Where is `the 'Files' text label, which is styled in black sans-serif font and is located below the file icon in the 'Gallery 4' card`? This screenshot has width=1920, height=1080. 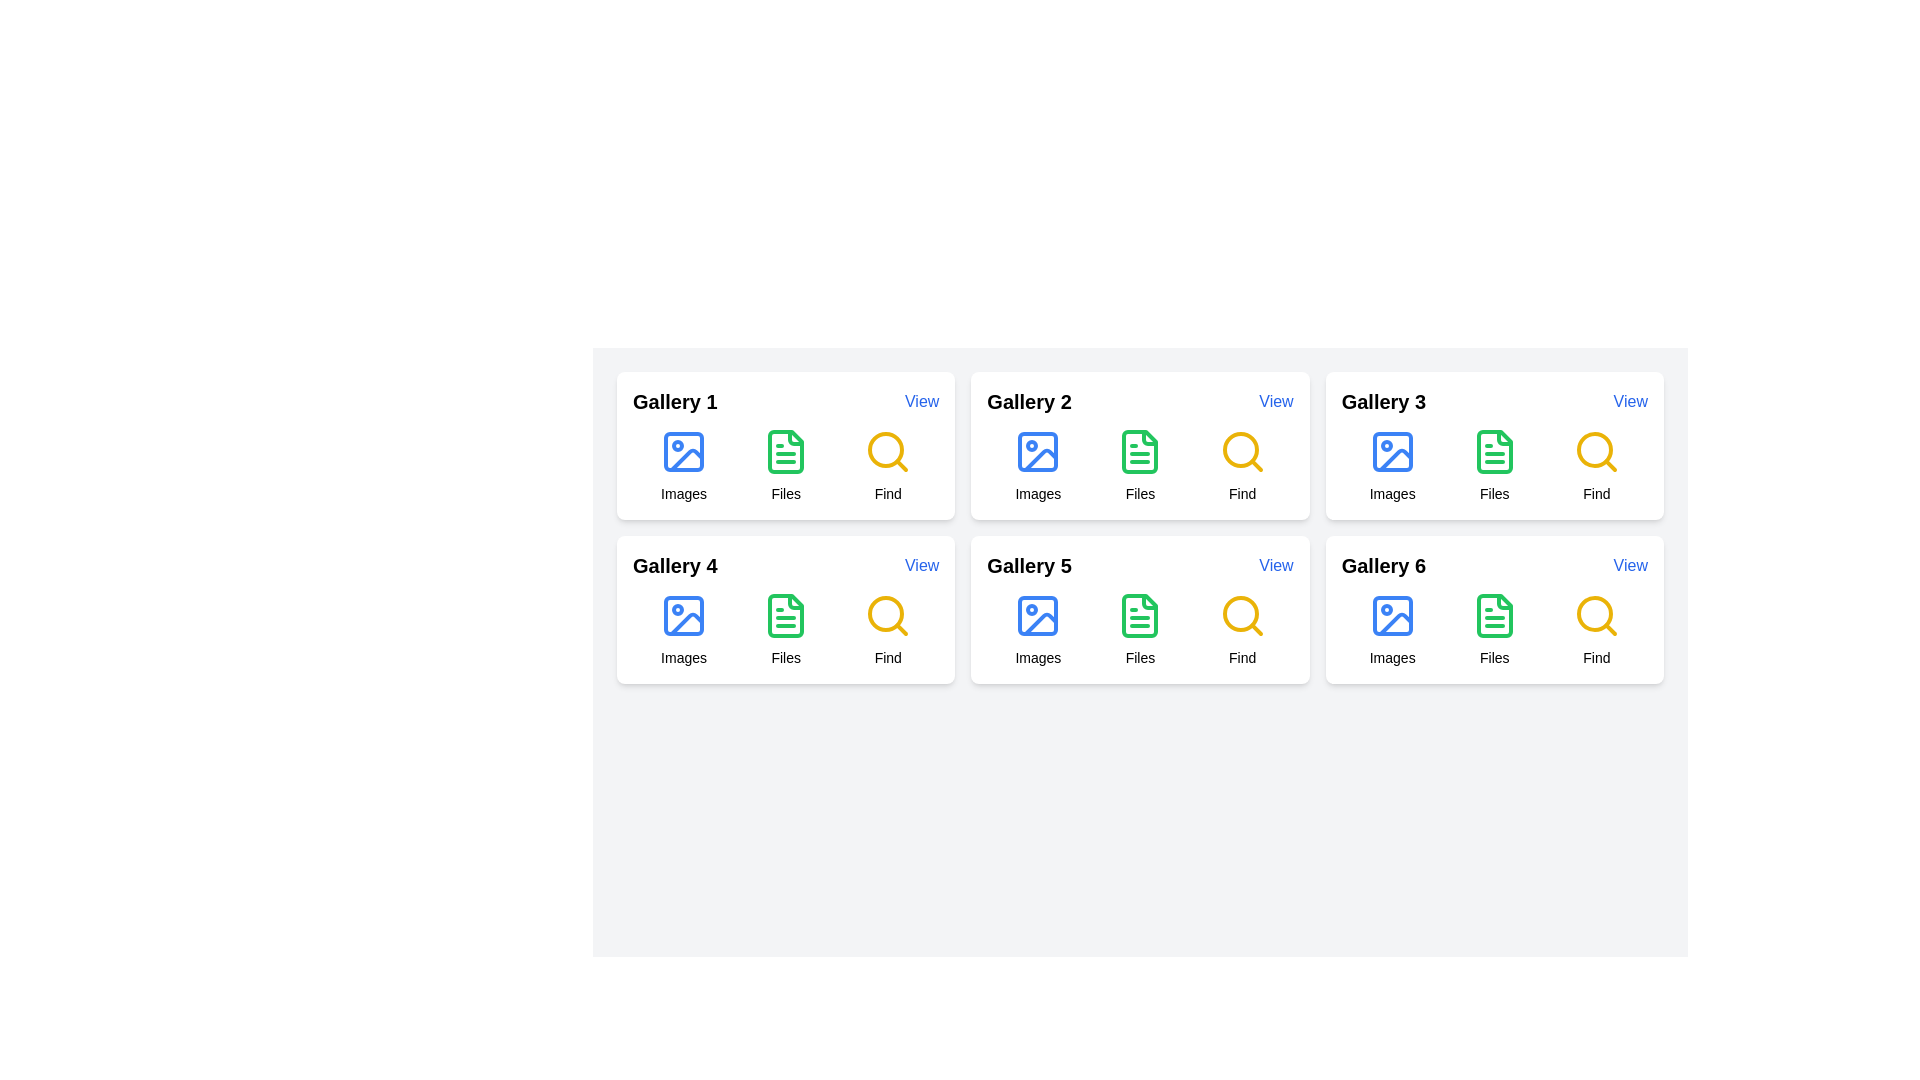
the 'Files' text label, which is styled in black sans-serif font and is located below the file icon in the 'Gallery 4' card is located at coordinates (785, 658).